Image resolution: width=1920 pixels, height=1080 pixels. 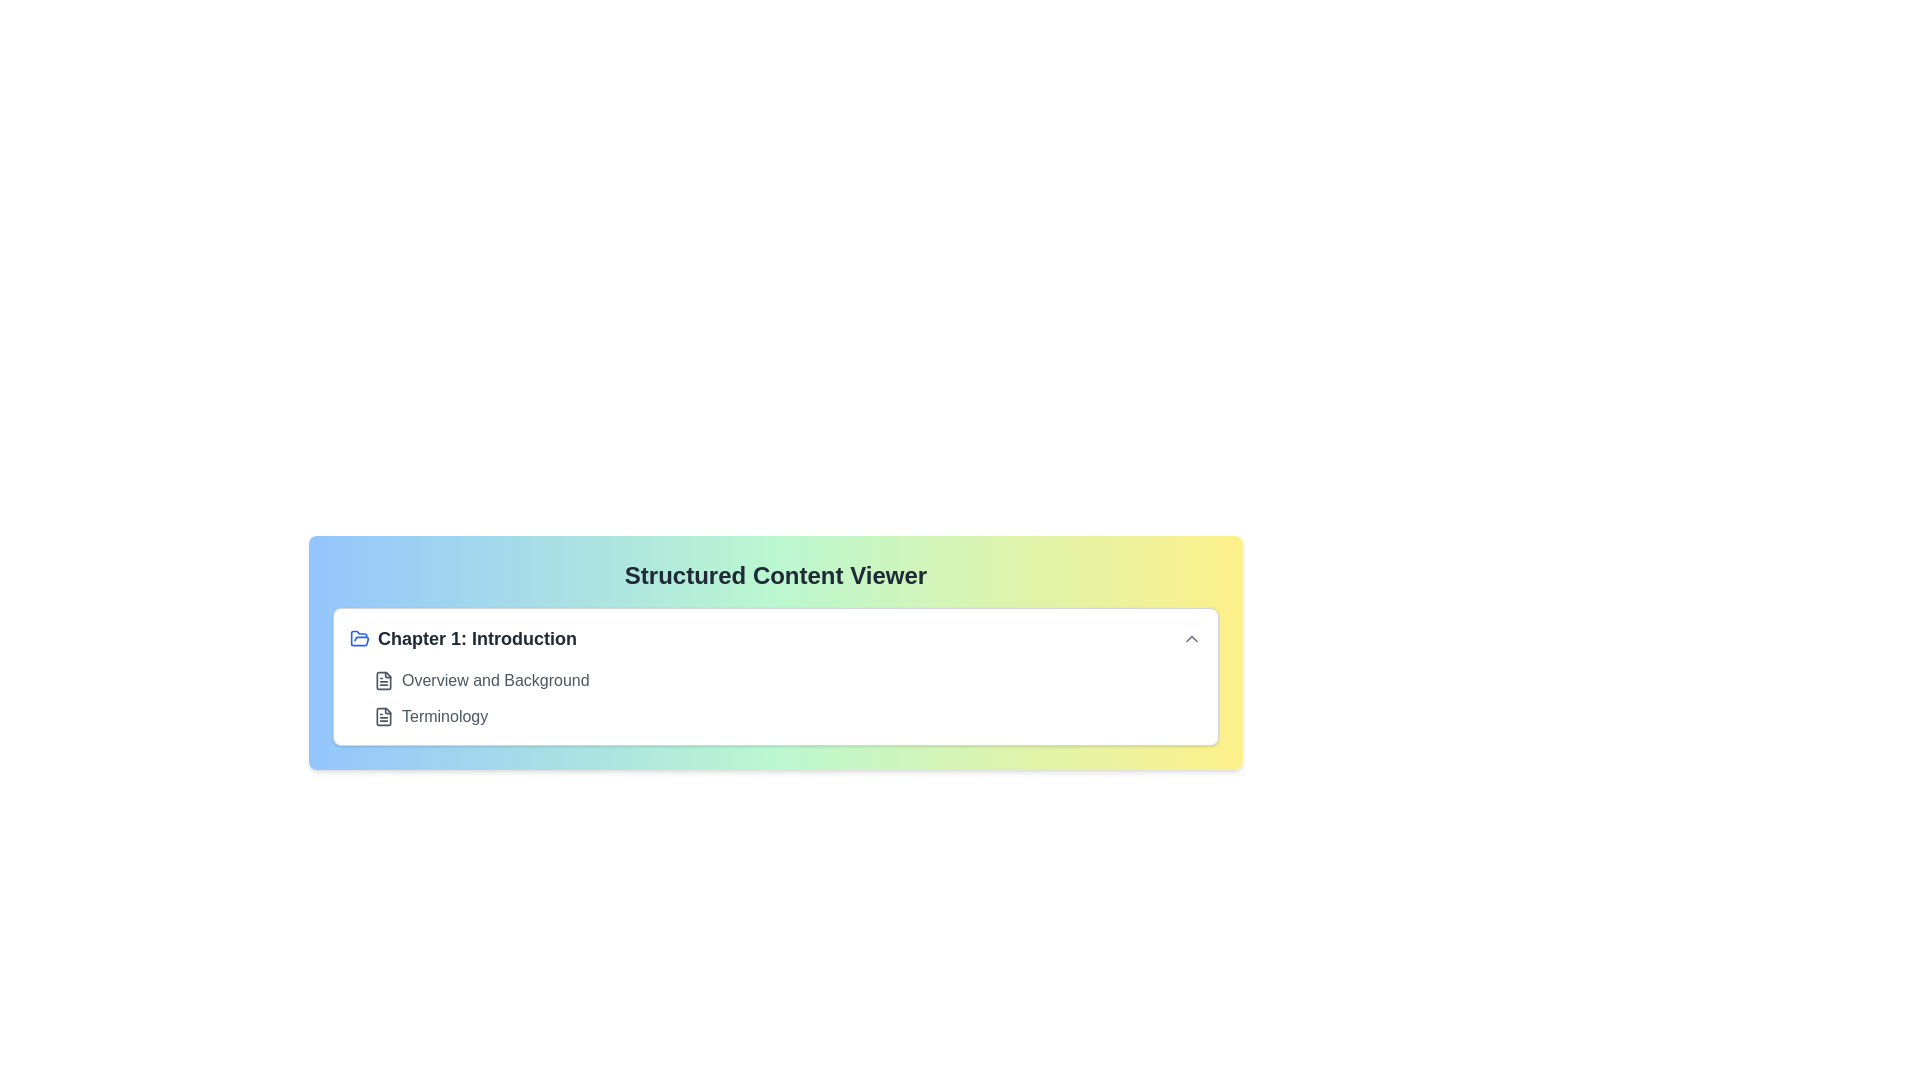 What do you see at coordinates (1191, 639) in the screenshot?
I see `the icon on the right-hand side of the 'Chapter 1: Introduction' section heading` at bounding box center [1191, 639].